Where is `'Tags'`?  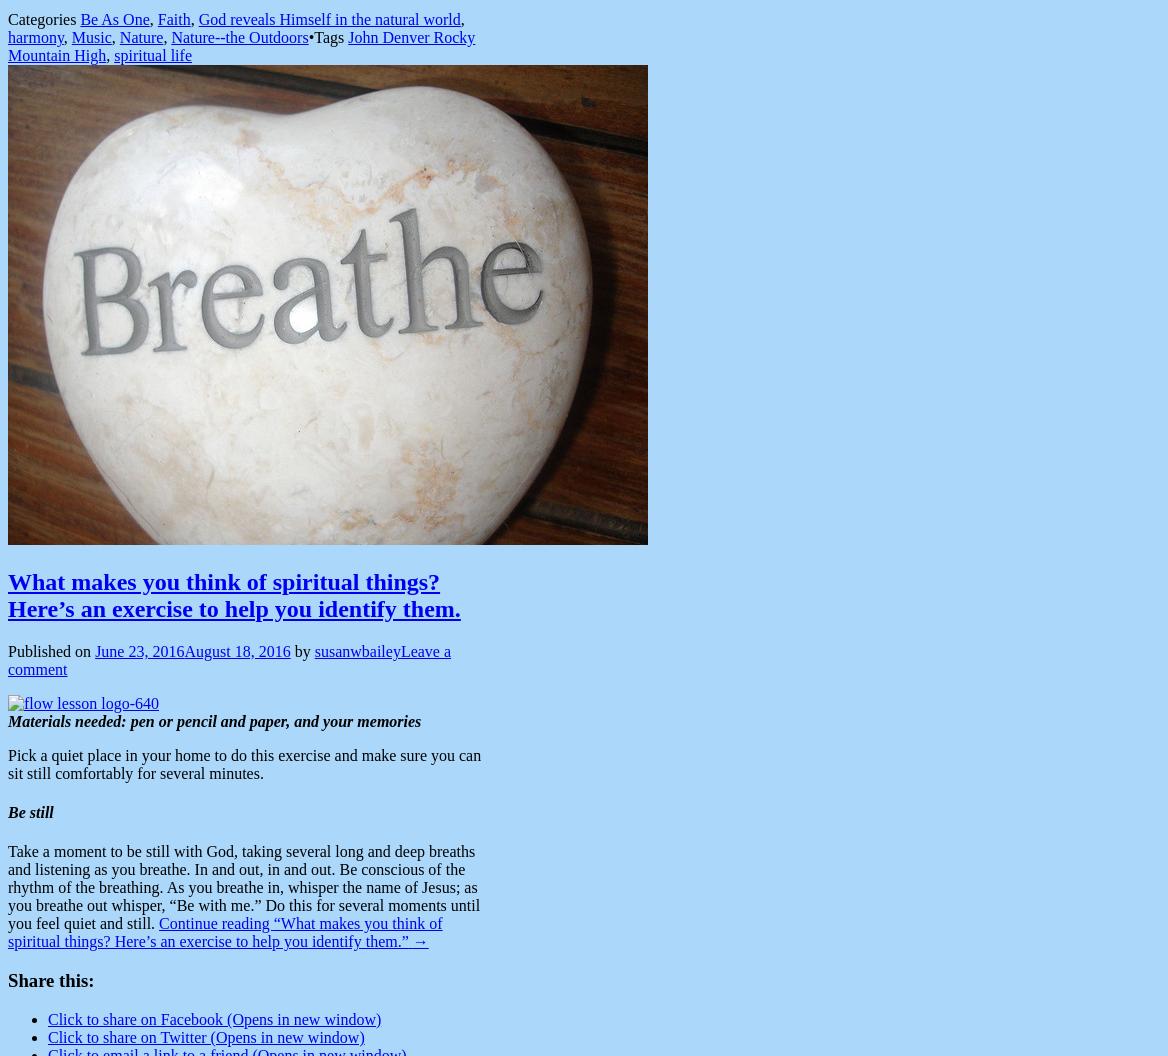
'Tags' is located at coordinates (331, 37).